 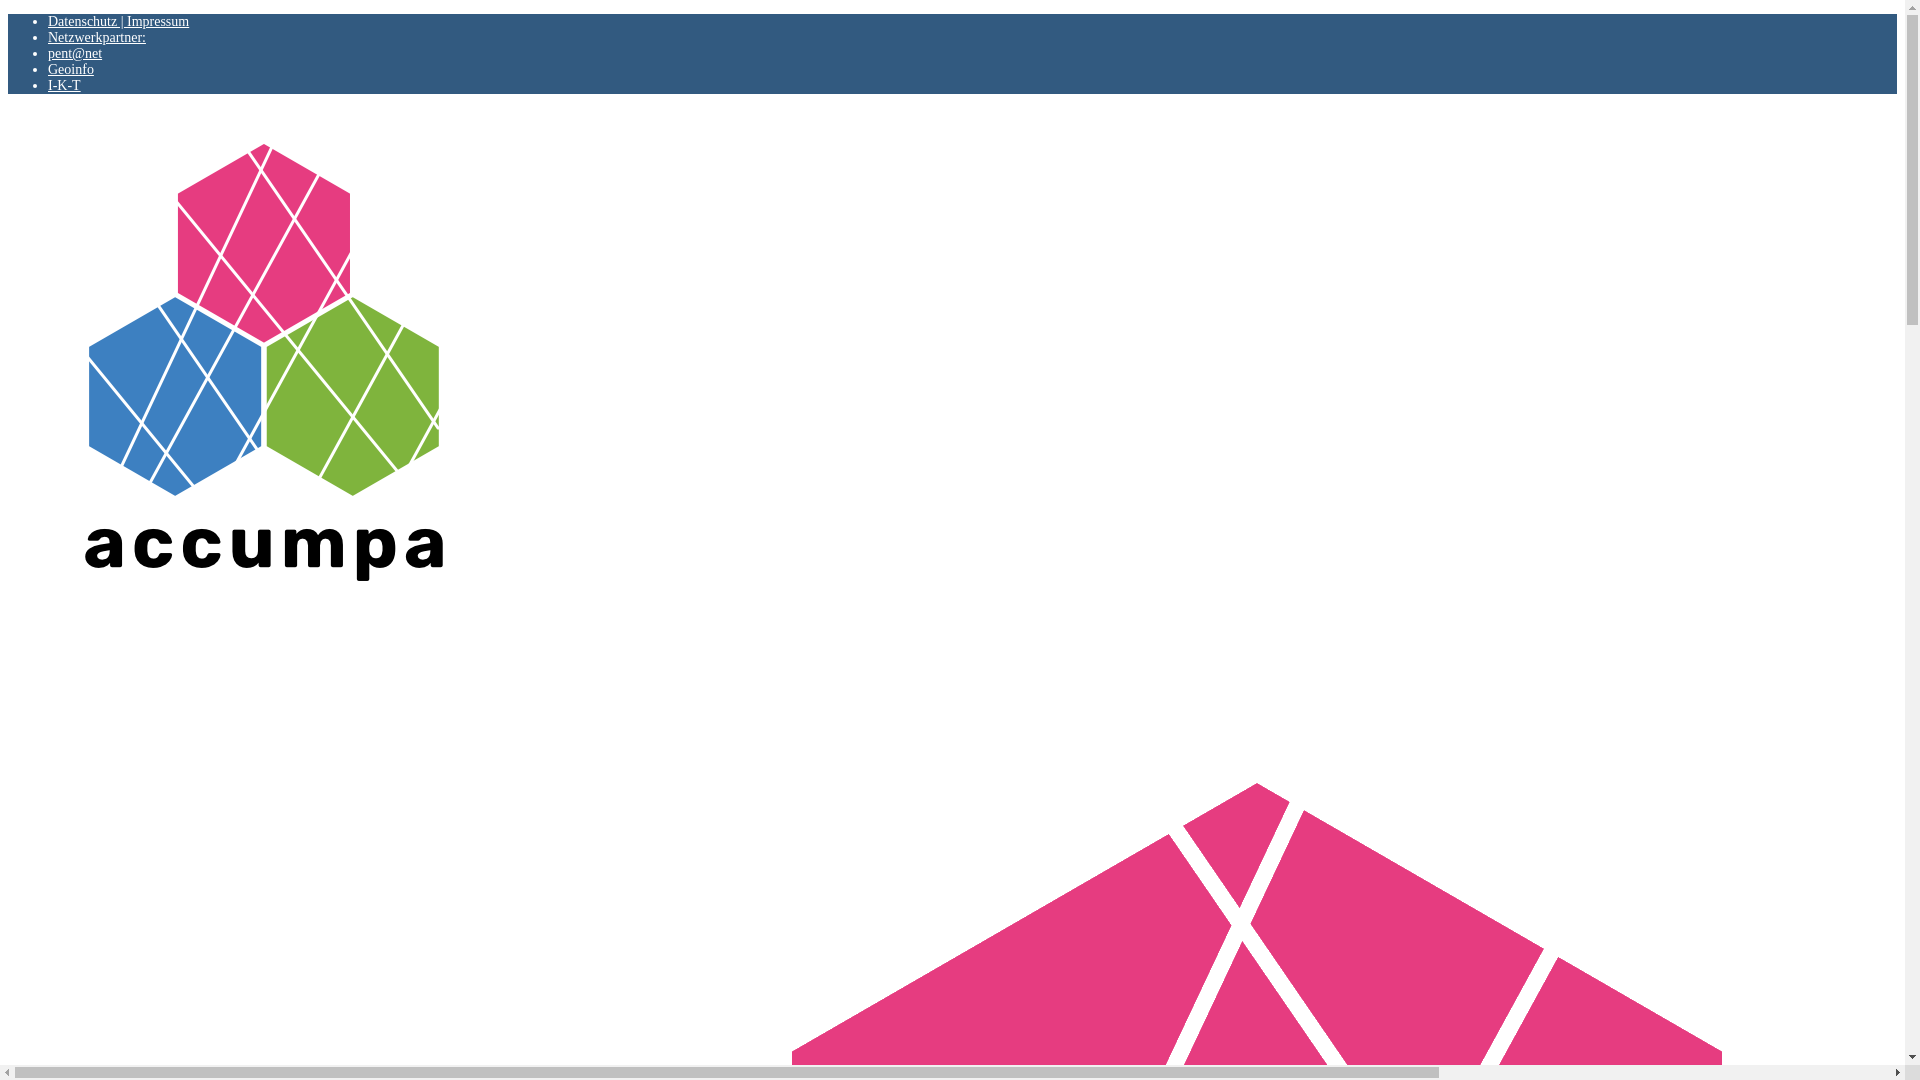 I want to click on 'pent@net', so click(x=75, y=52).